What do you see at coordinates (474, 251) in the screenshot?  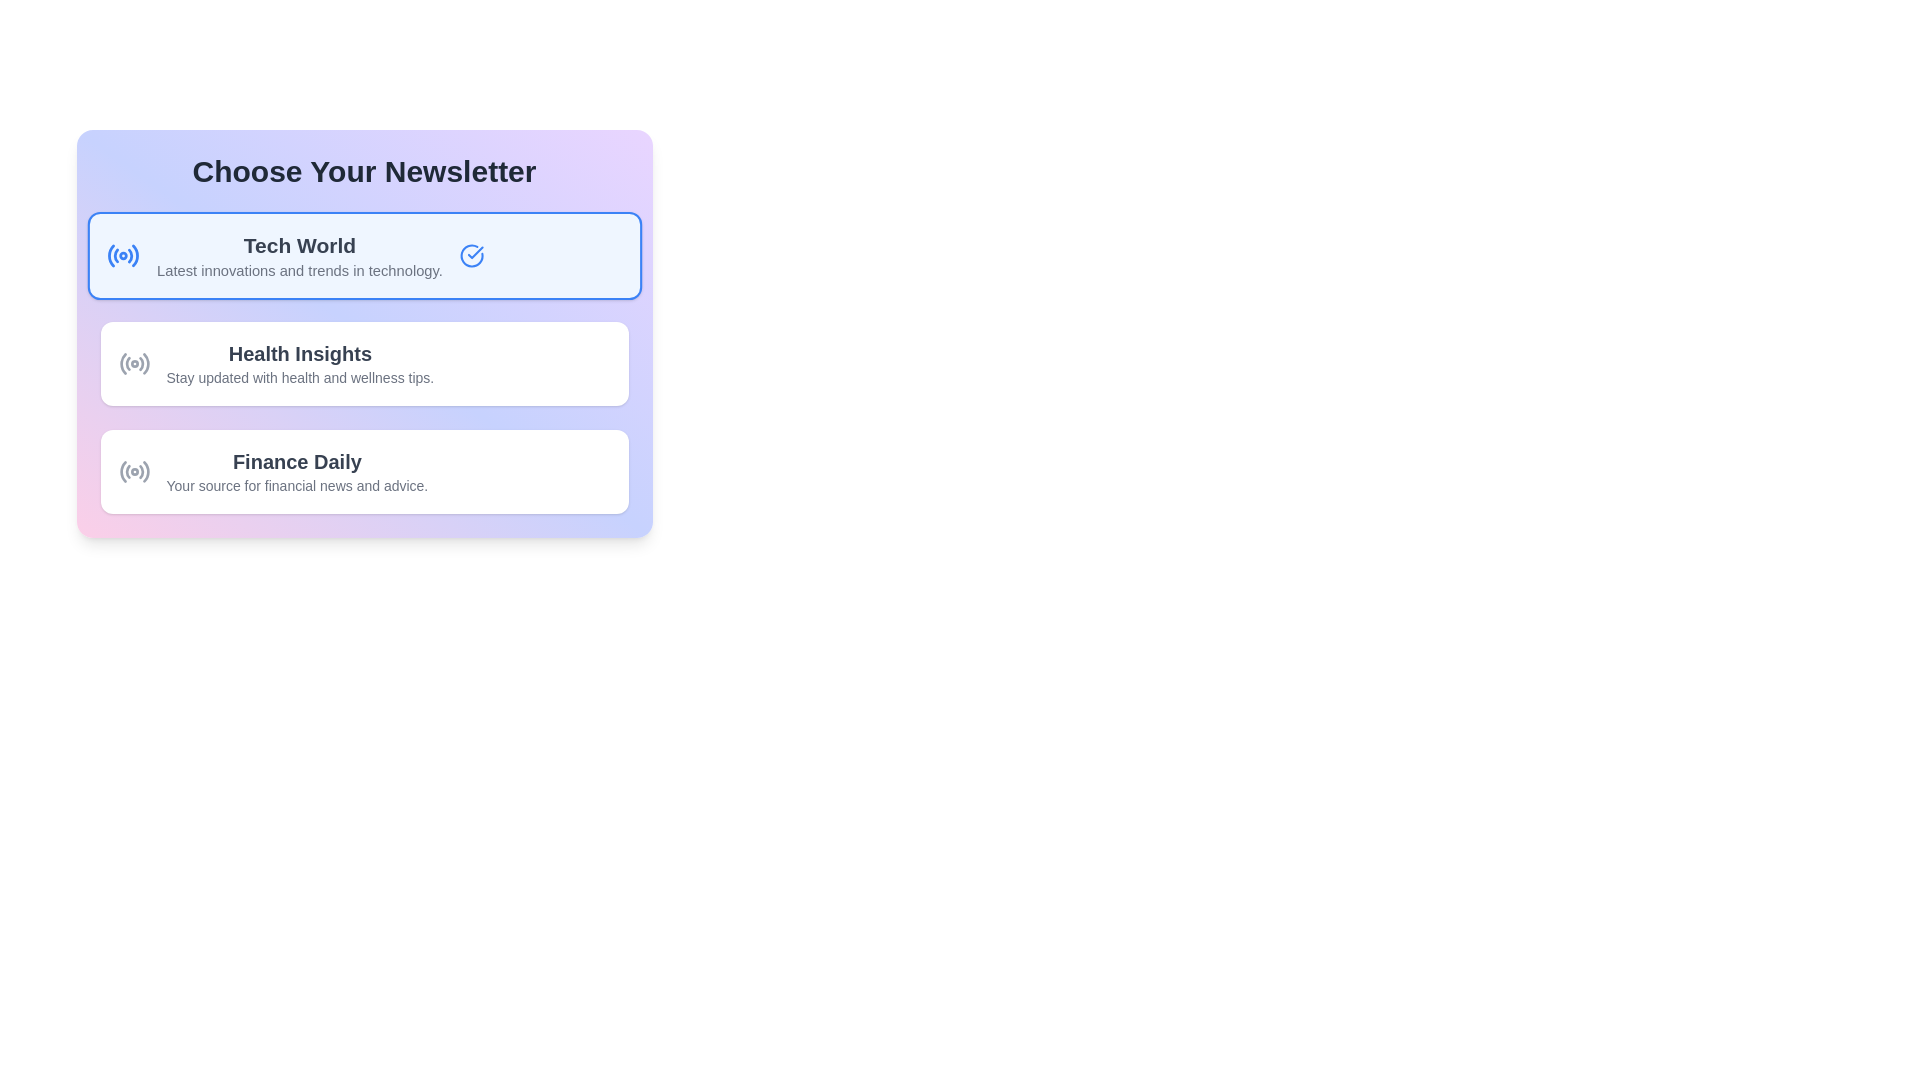 I see `the checkmark icon inside the circular icon, which is located to the right of the 'Tech World' text in the first selection block` at bounding box center [474, 251].